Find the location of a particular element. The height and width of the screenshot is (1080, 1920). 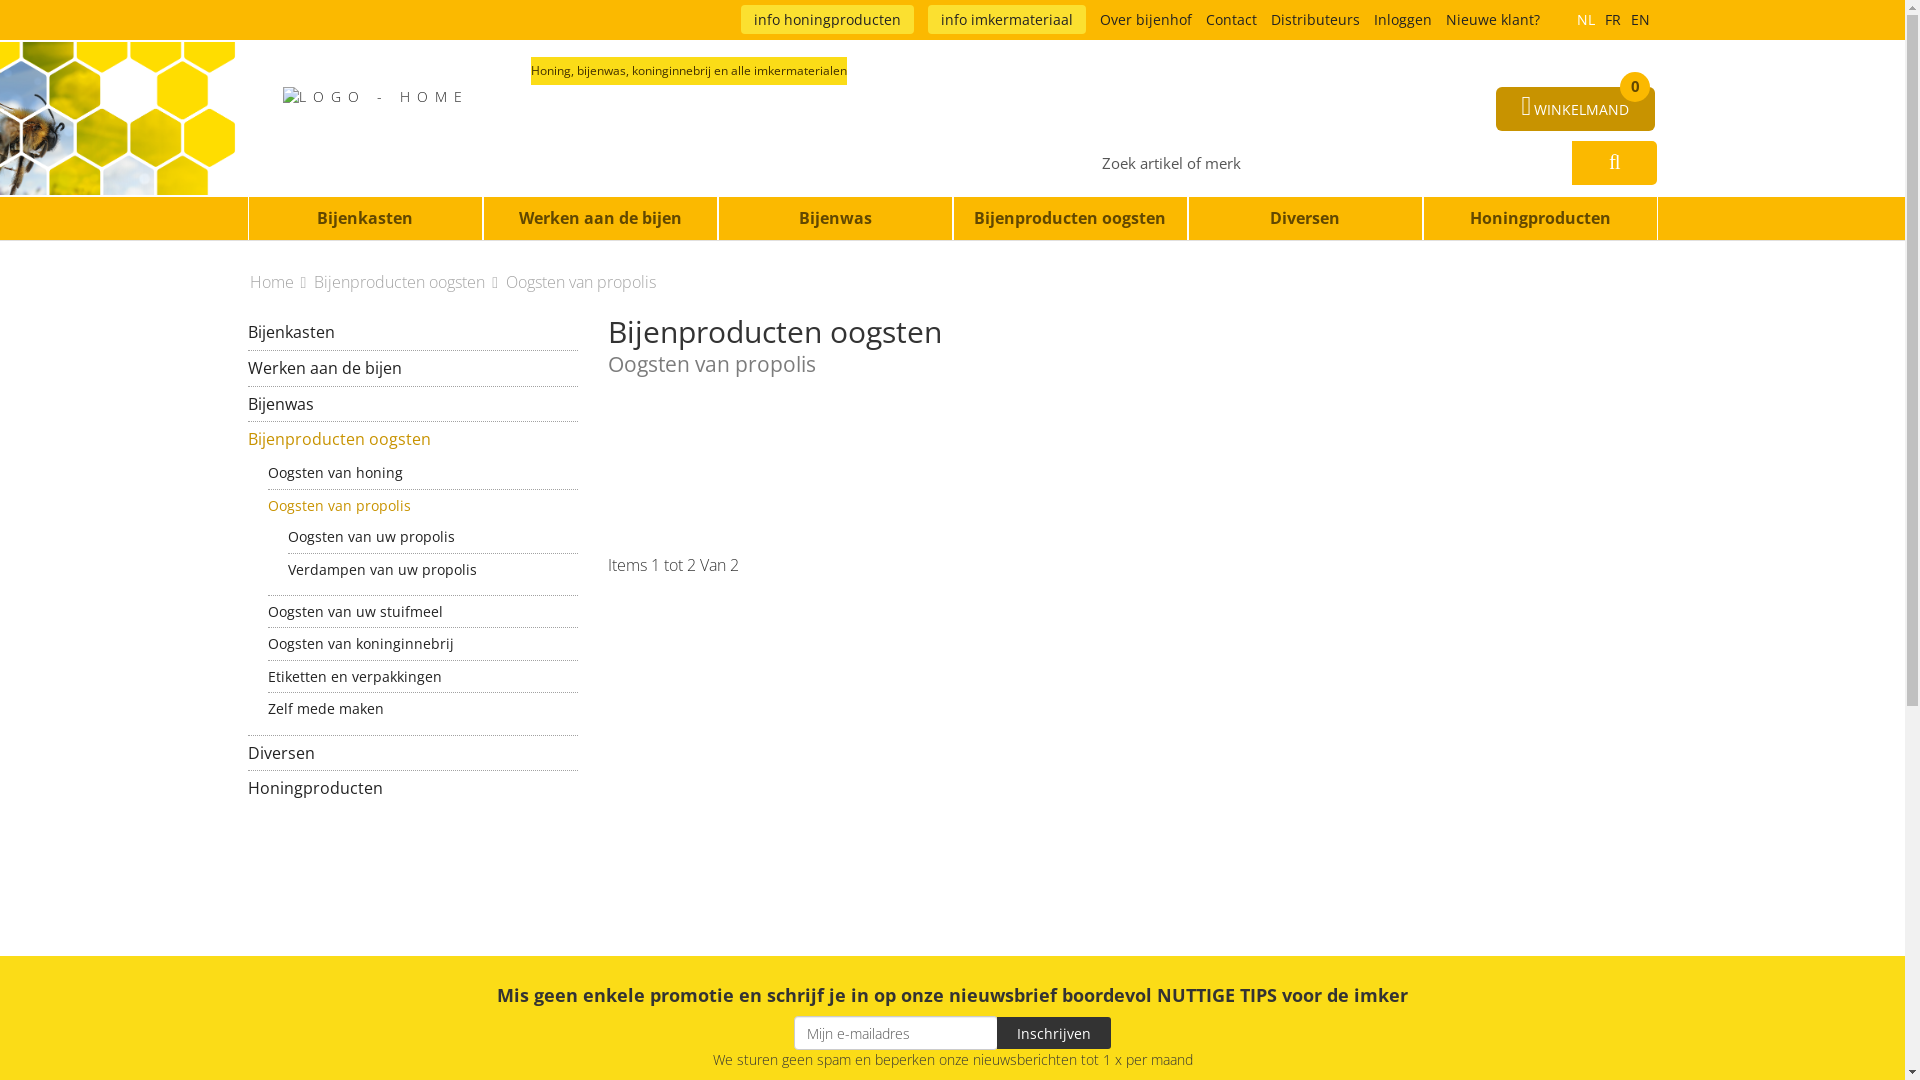

'Bijenkasten' is located at coordinates (365, 218).